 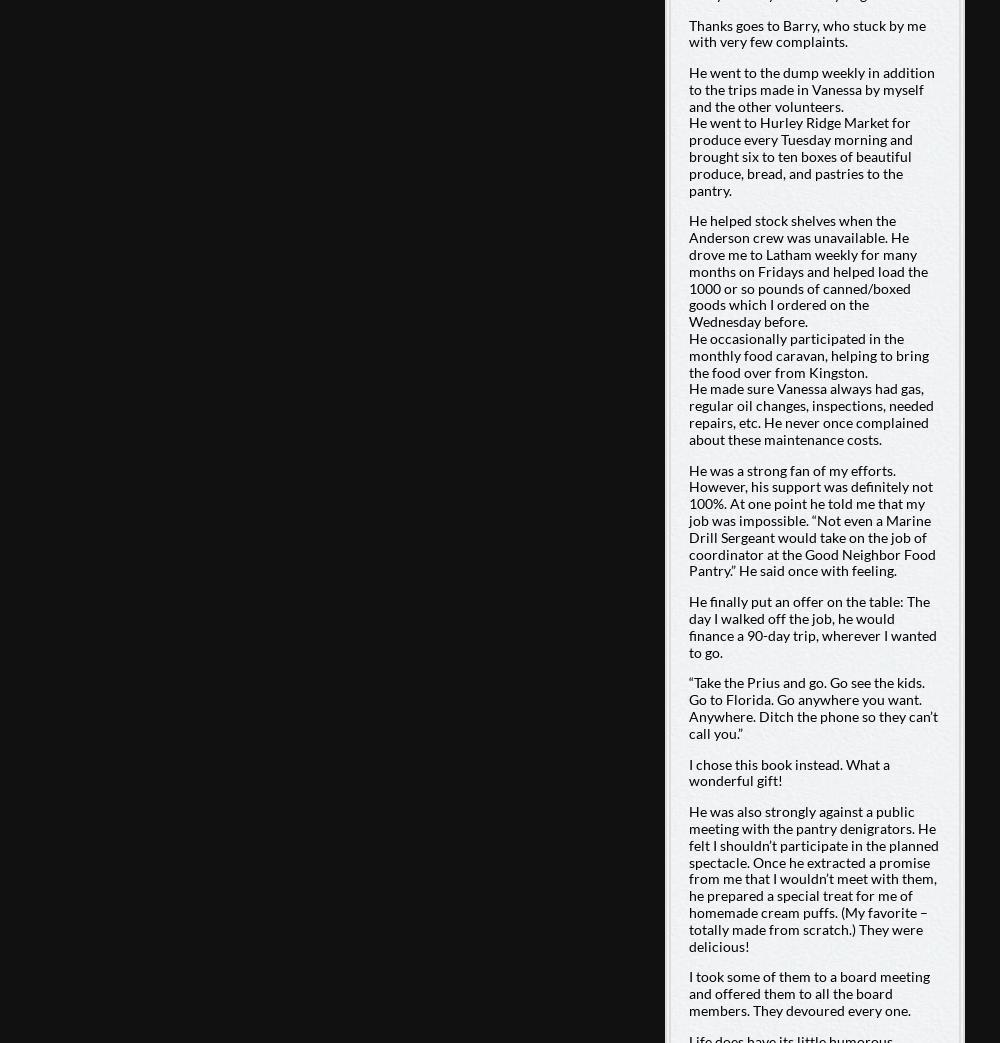 What do you see at coordinates (811, 519) in the screenshot?
I see `'He was a strong fan of my efforts. However, his support was definitely not 100%. At one point he told me that my job was impossible. “Not even a Marine Drill Sergeant would take on the job of coordinator at the Good Neighbor Food Pantry.” He said once with feeling.'` at bounding box center [811, 519].